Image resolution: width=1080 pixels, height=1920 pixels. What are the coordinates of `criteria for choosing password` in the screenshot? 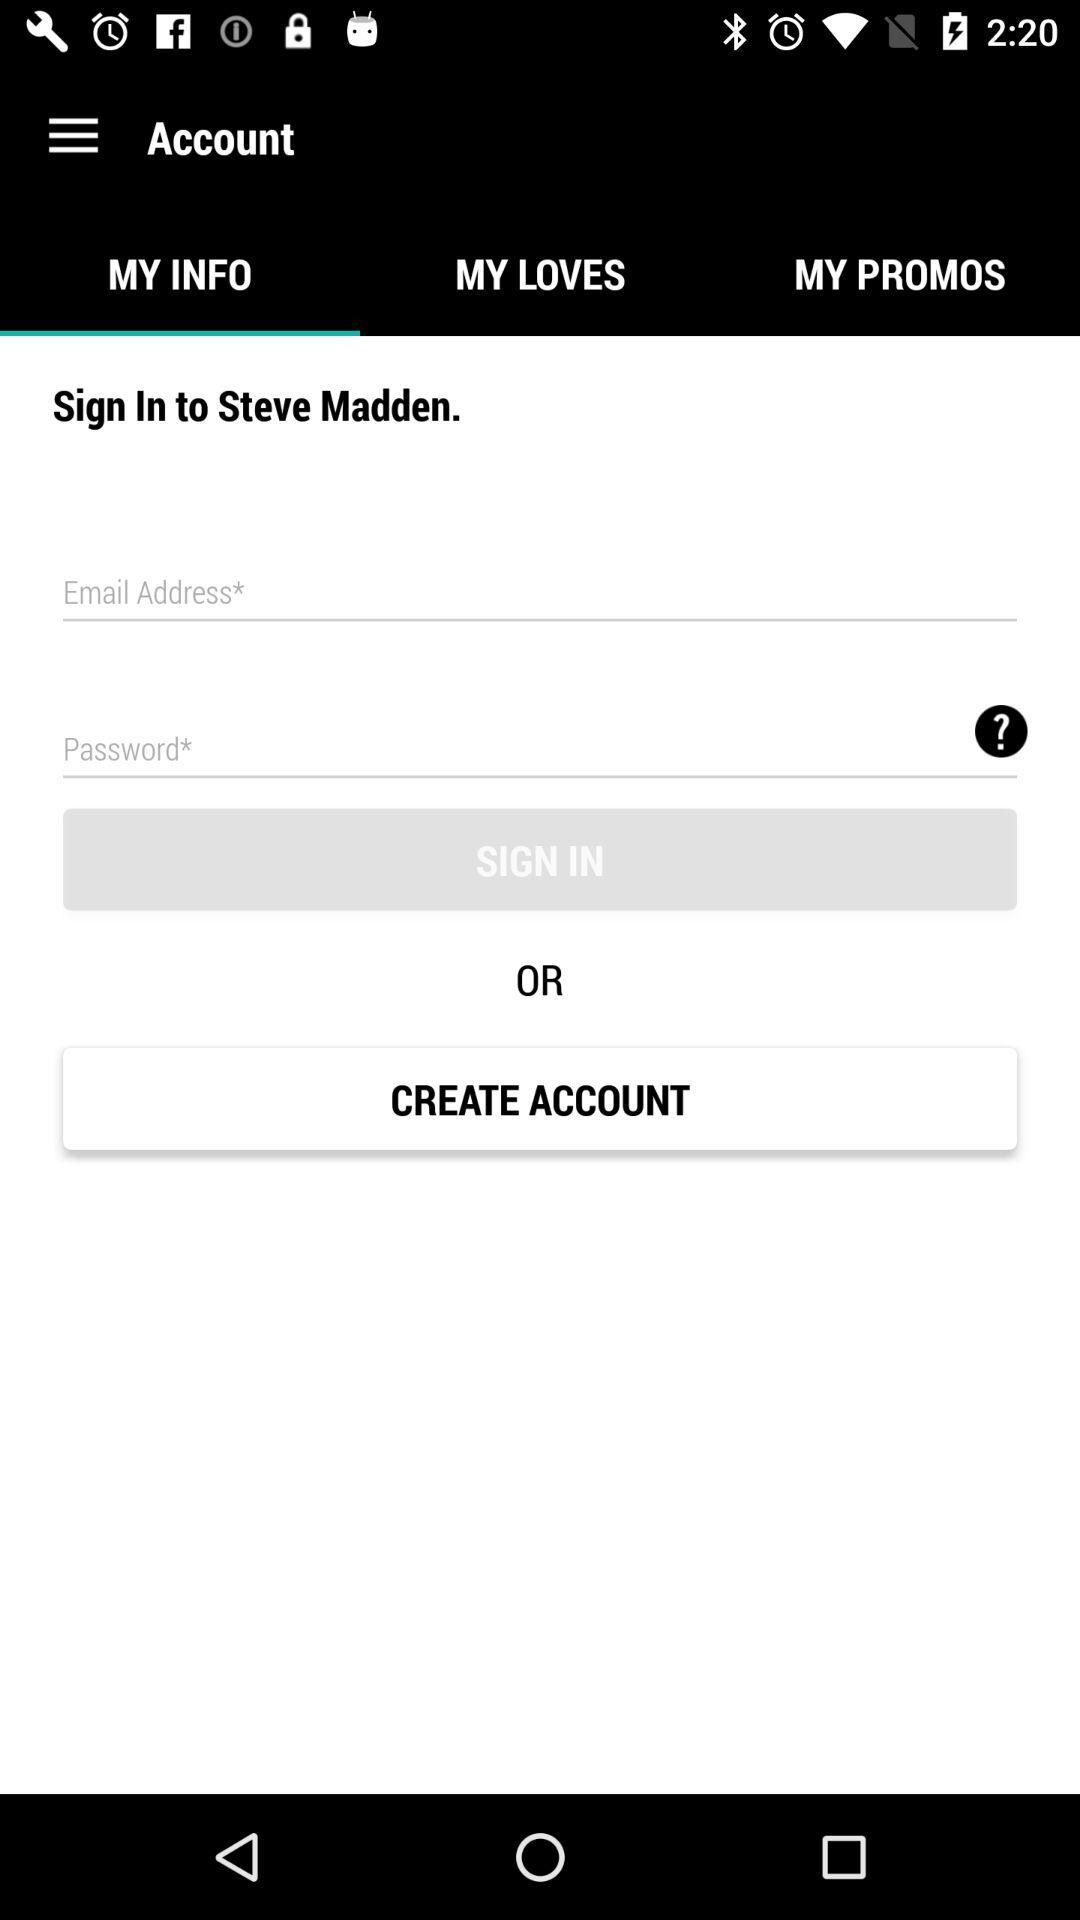 It's located at (1001, 730).